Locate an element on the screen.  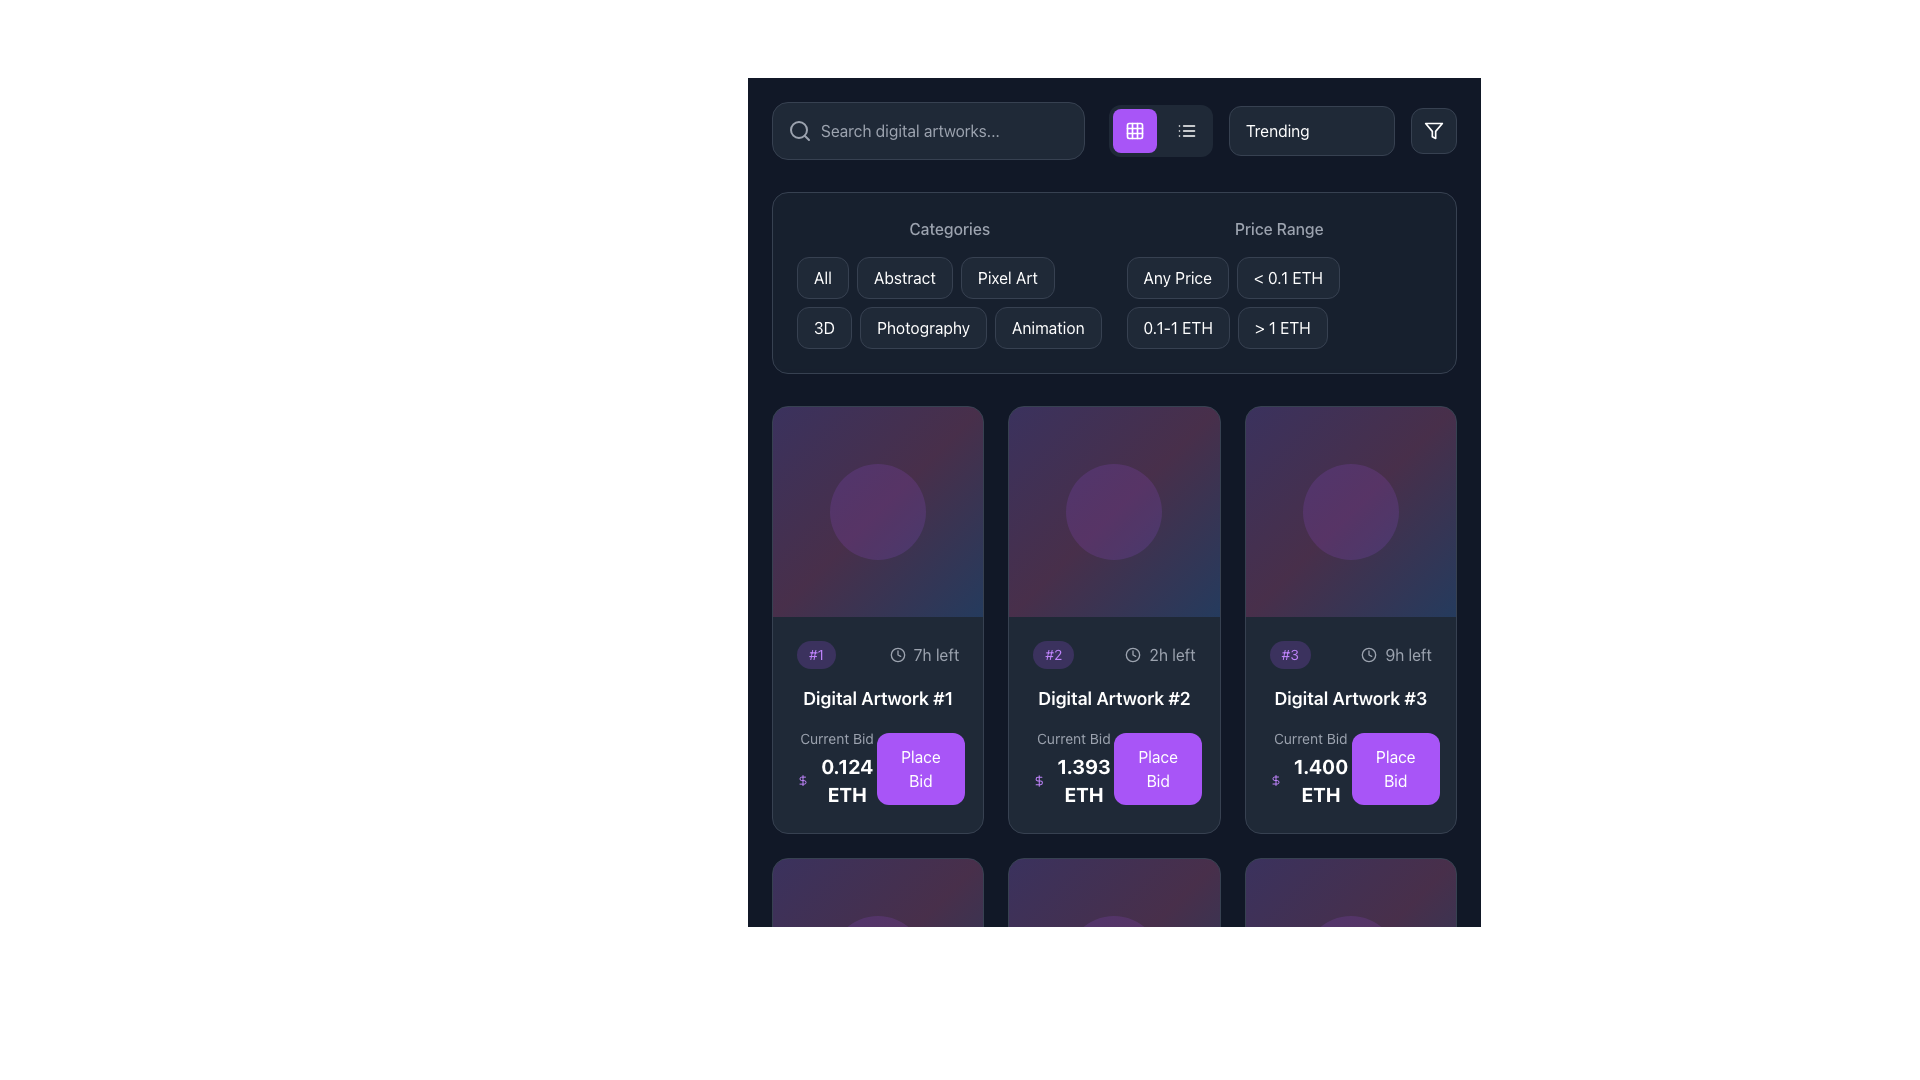
the button to place a bid located in the right-bottom portion of the card labeled 'Digital Artwork #2' is located at coordinates (1113, 768).